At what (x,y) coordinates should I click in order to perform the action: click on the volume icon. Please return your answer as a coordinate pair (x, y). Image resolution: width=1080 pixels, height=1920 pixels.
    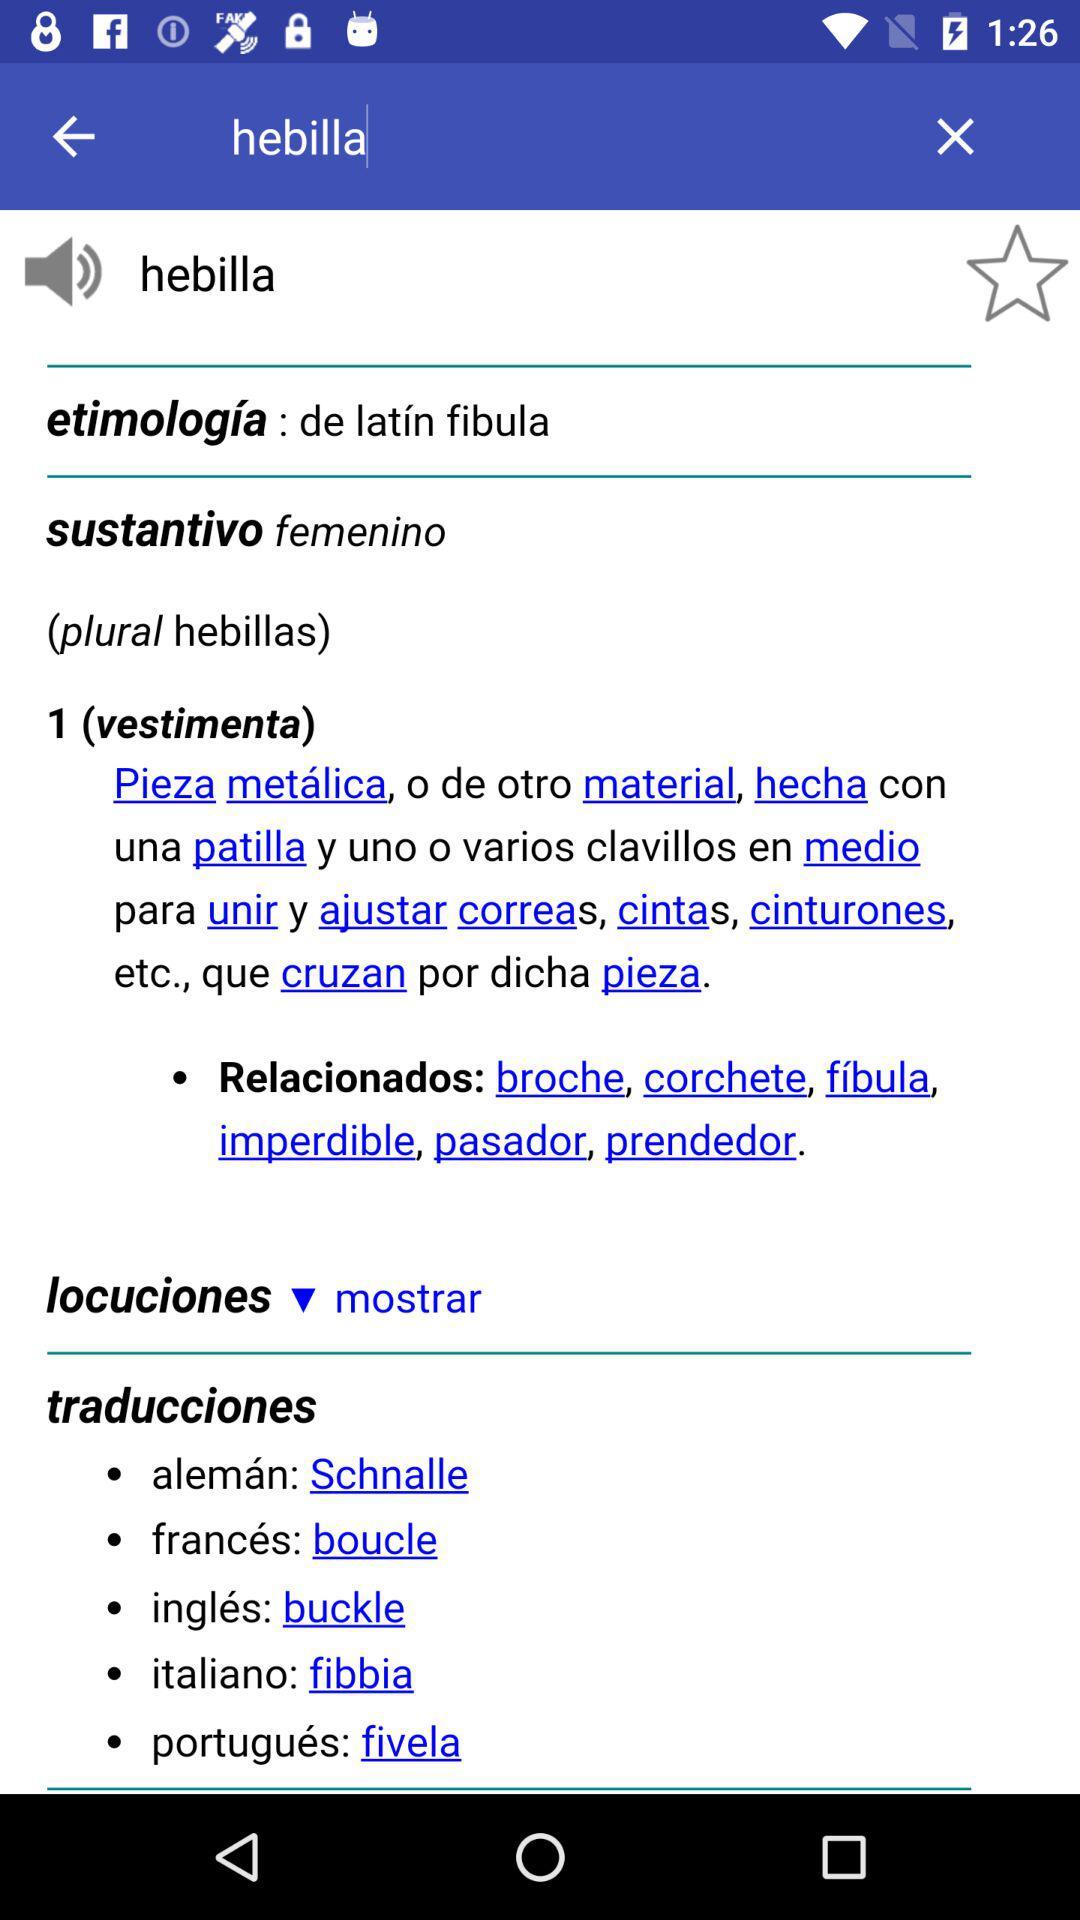
    Looking at the image, I should click on (61, 272).